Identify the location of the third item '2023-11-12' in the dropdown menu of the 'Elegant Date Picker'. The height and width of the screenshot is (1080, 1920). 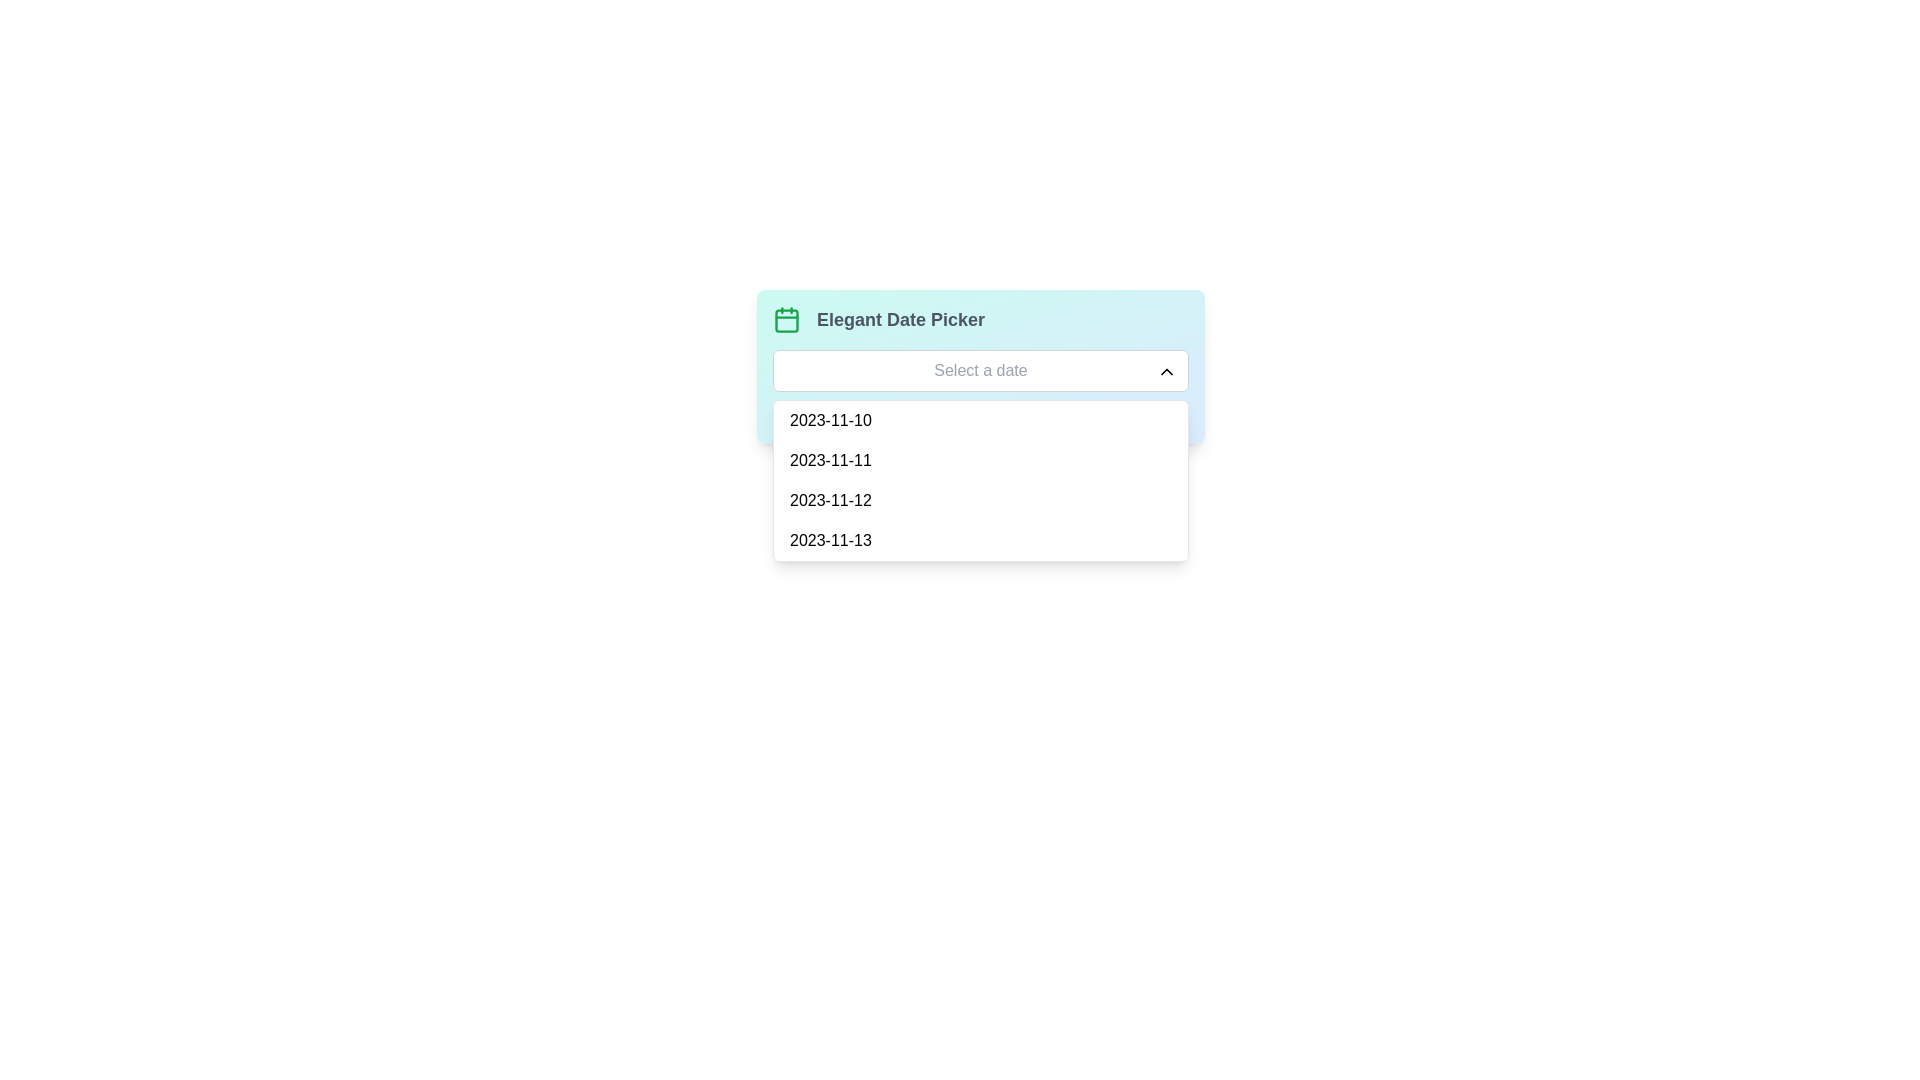
(980, 500).